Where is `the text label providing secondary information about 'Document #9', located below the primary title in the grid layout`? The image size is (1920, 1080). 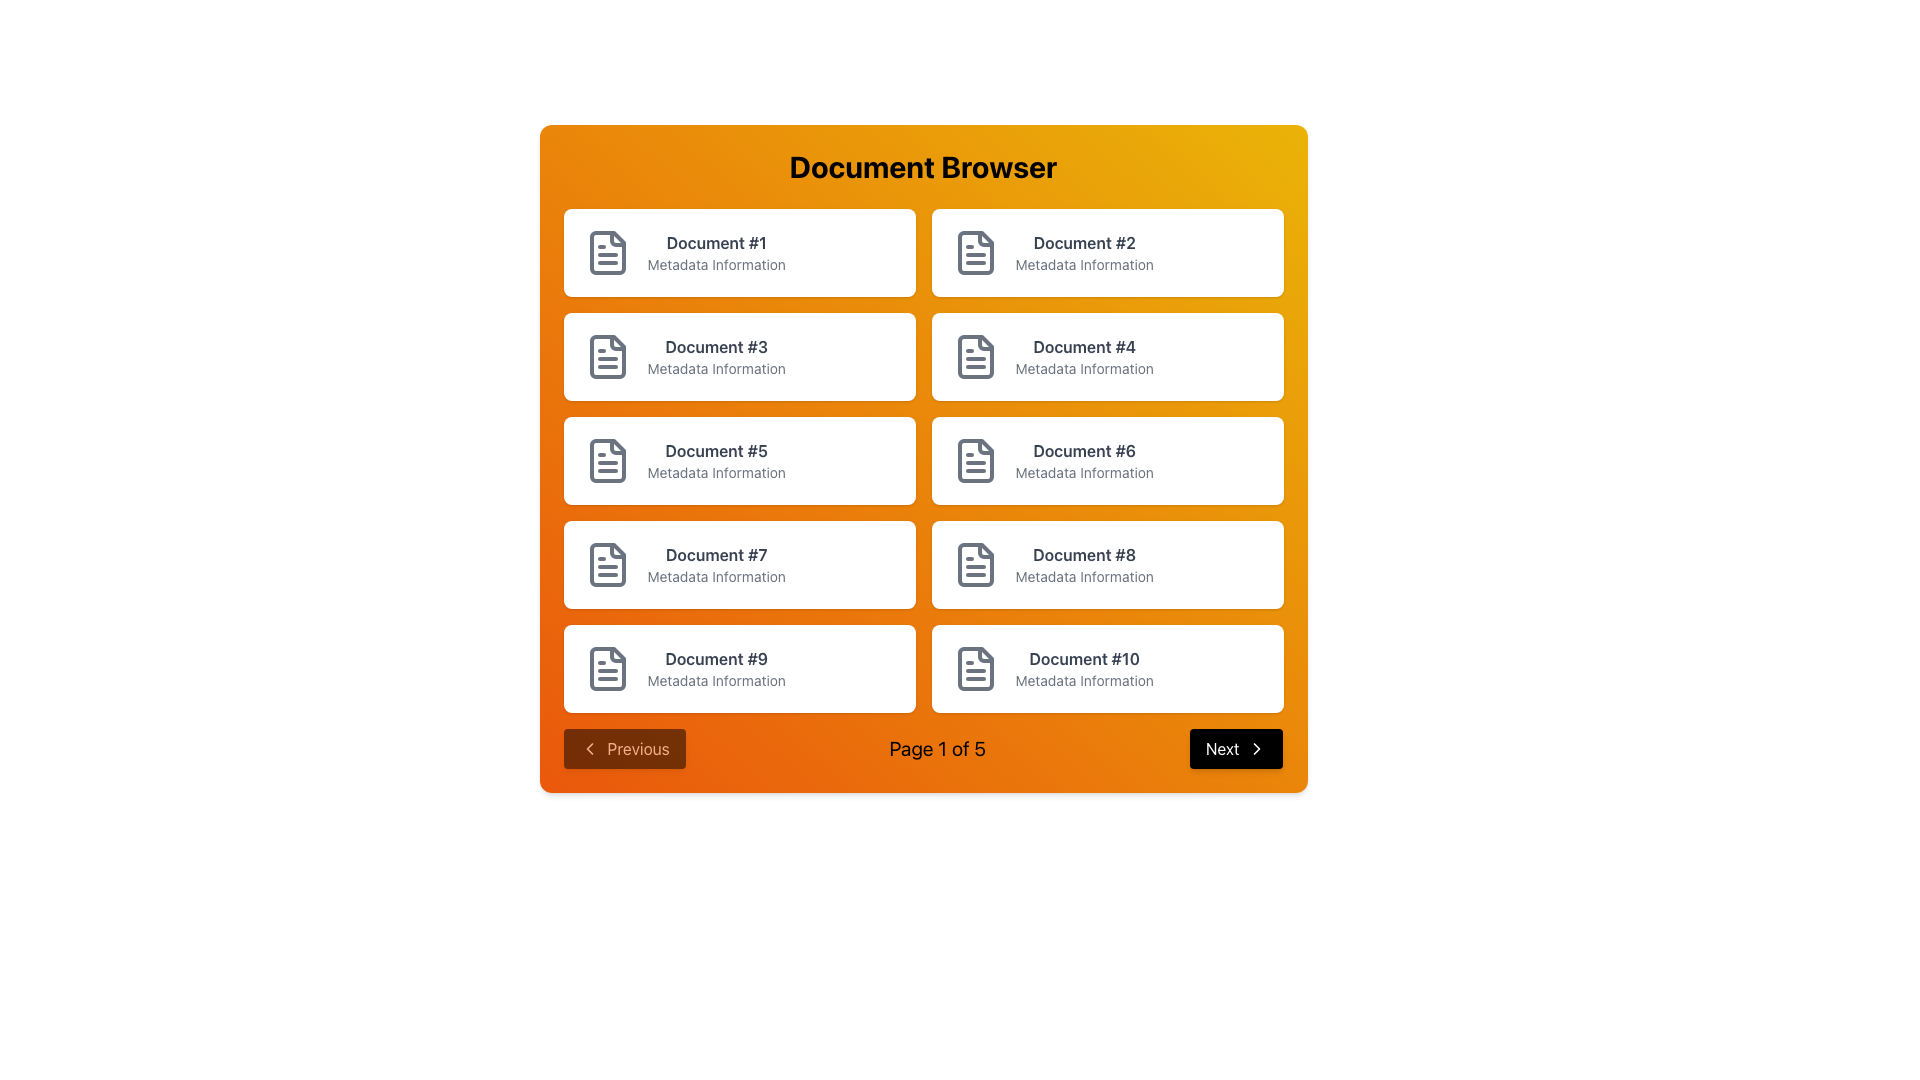
the text label providing secondary information about 'Document #9', located below the primary title in the grid layout is located at coordinates (716, 680).